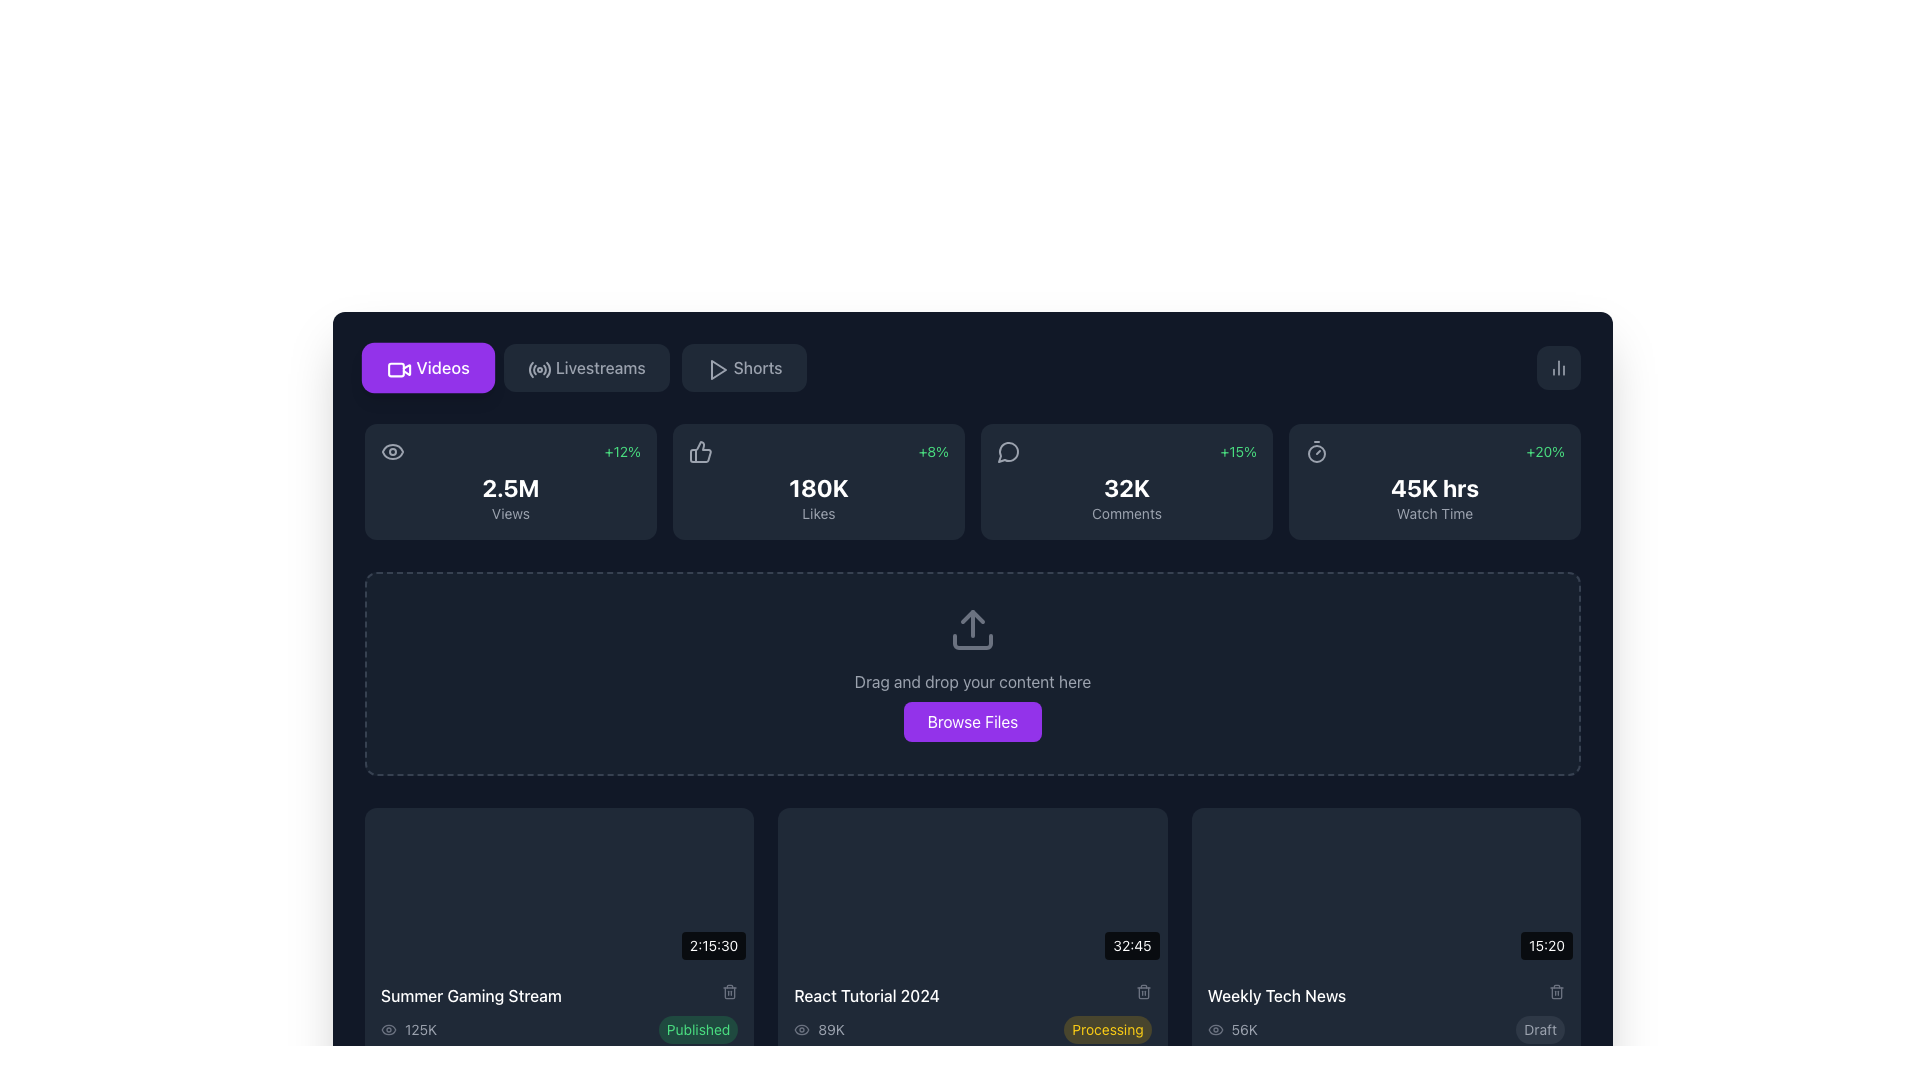 The image size is (1920, 1080). I want to click on the 'Livestreams' button, which is the second button from the left in a row of three, featuring a dark gray background and an icon of radio waves on its left side, so click(585, 367).